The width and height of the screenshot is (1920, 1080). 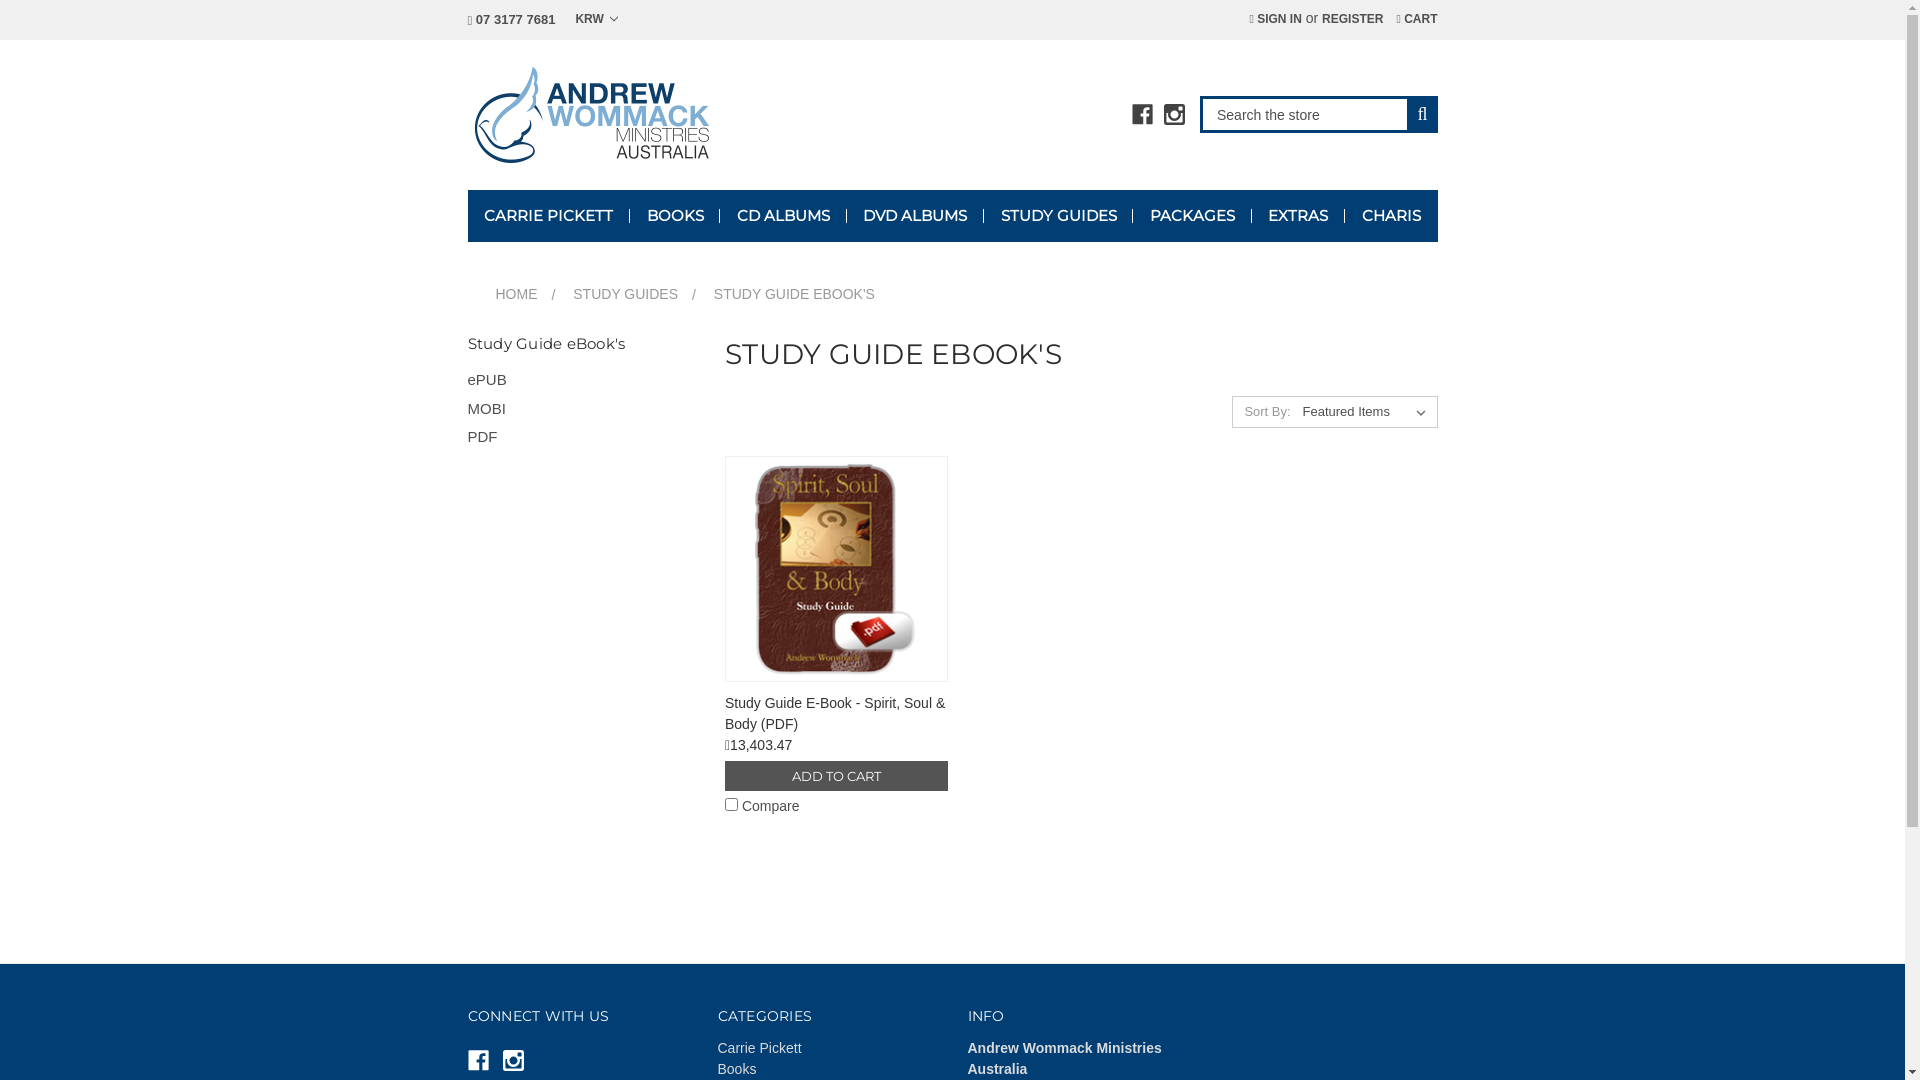 What do you see at coordinates (836, 774) in the screenshot?
I see `'ADD TO CART'` at bounding box center [836, 774].